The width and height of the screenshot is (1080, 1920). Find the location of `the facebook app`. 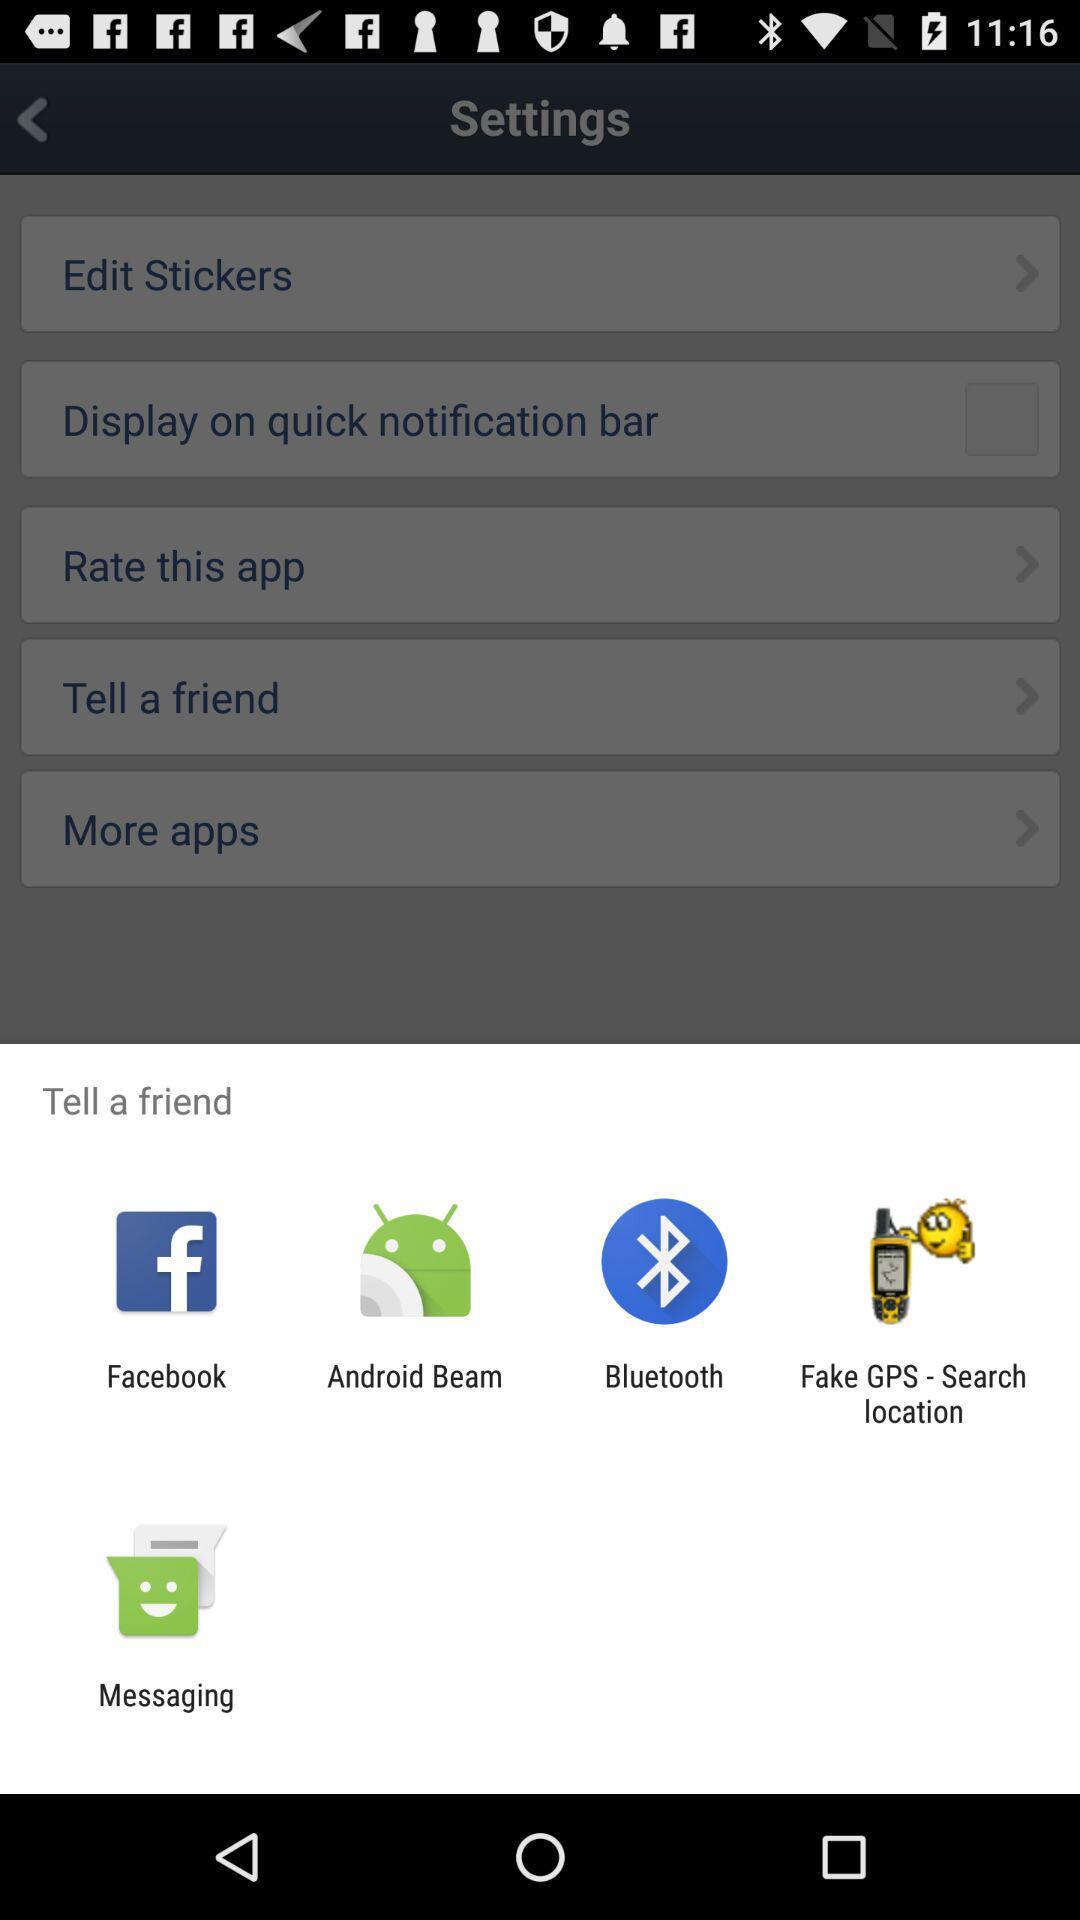

the facebook app is located at coordinates (165, 1392).